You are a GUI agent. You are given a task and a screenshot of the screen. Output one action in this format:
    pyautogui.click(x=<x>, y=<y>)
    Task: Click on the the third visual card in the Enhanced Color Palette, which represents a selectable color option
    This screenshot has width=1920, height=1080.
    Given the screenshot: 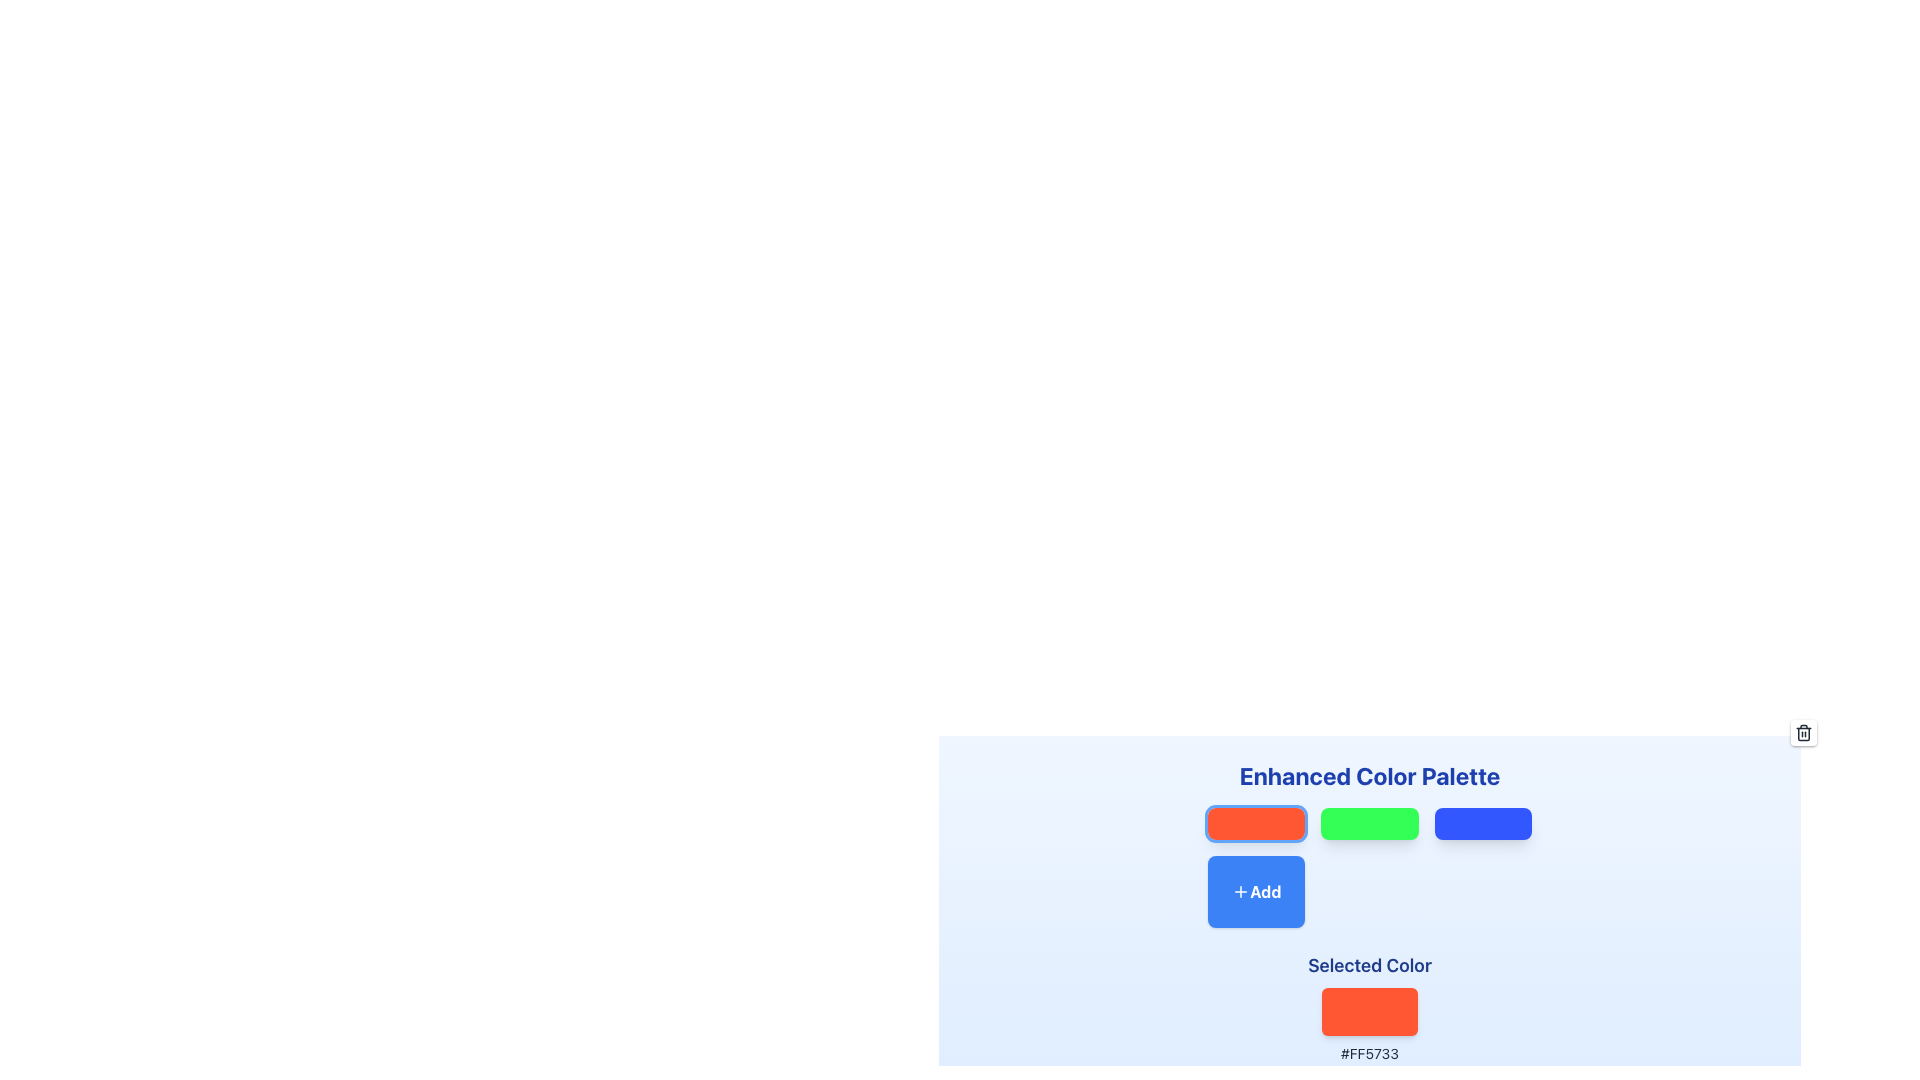 What is the action you would take?
    pyautogui.click(x=1483, y=824)
    